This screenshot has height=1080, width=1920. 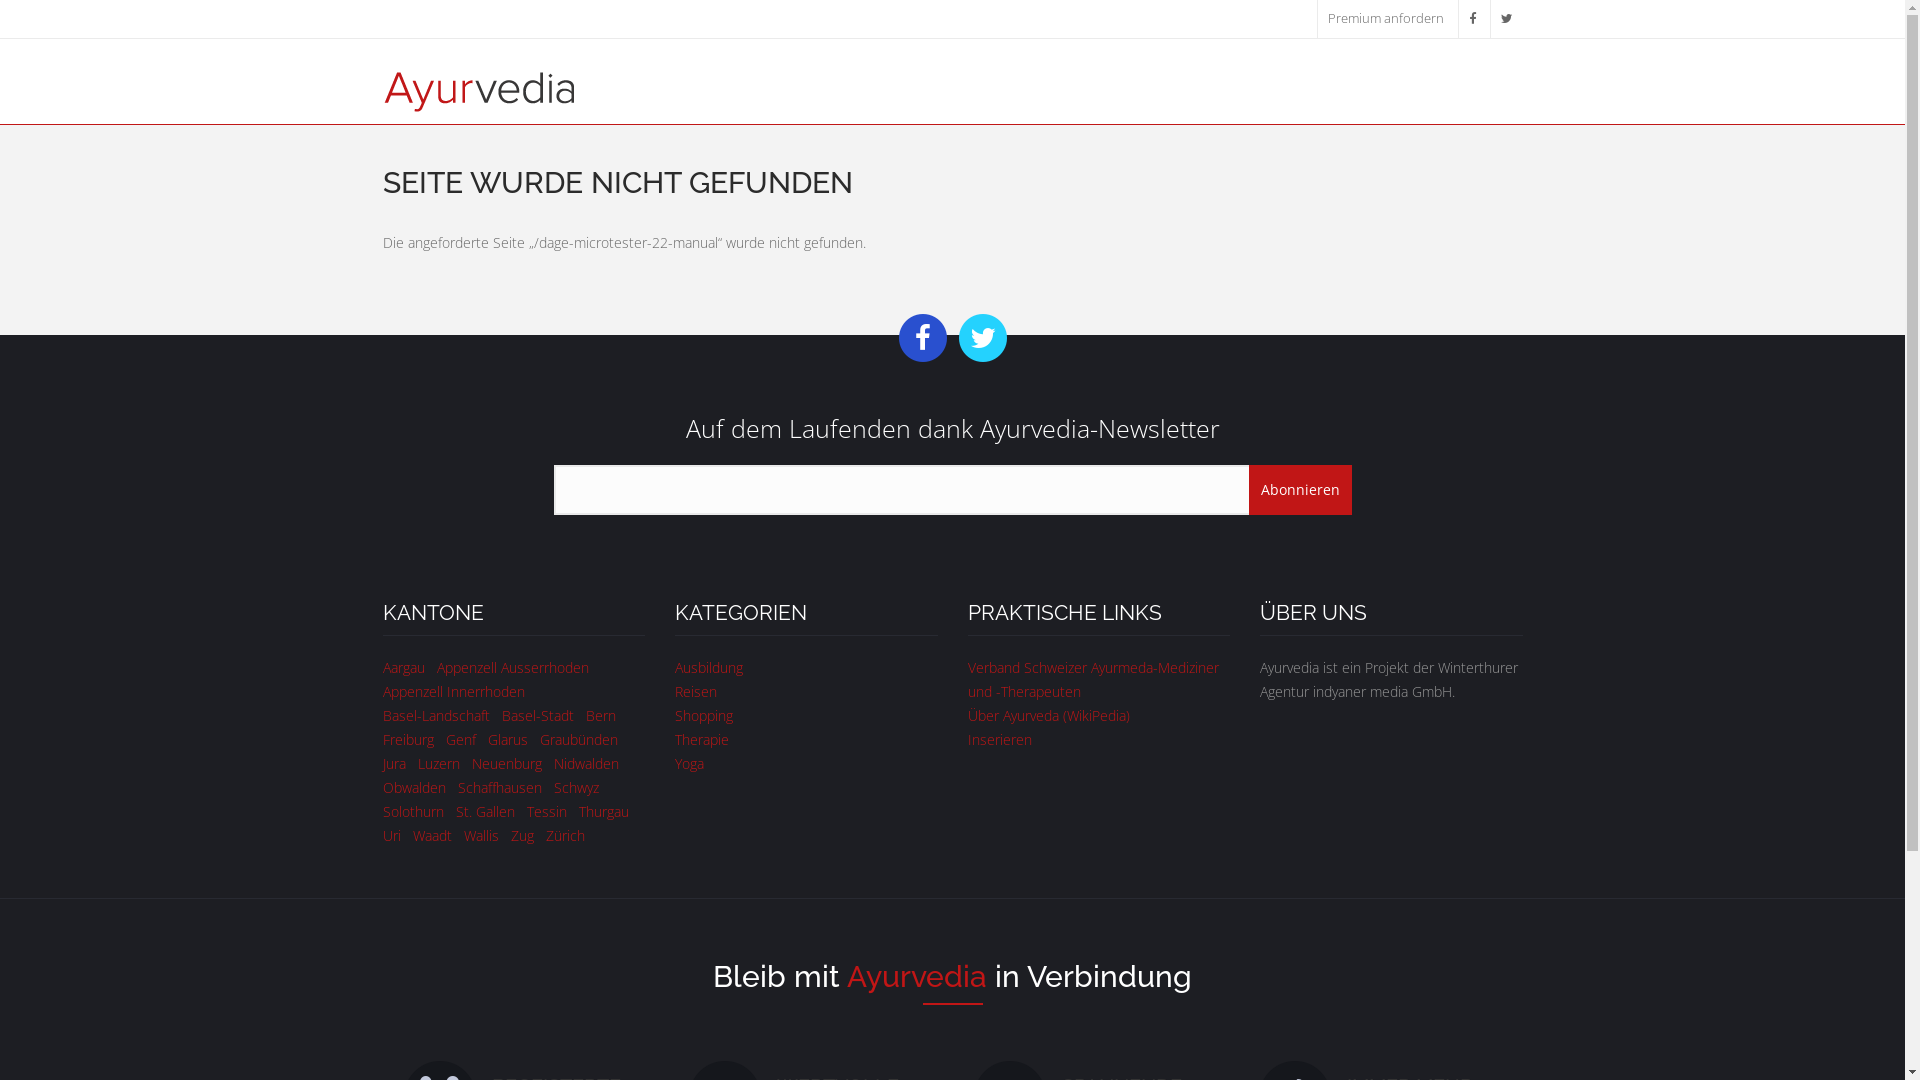 I want to click on 'Abonnieren', so click(x=1299, y=489).